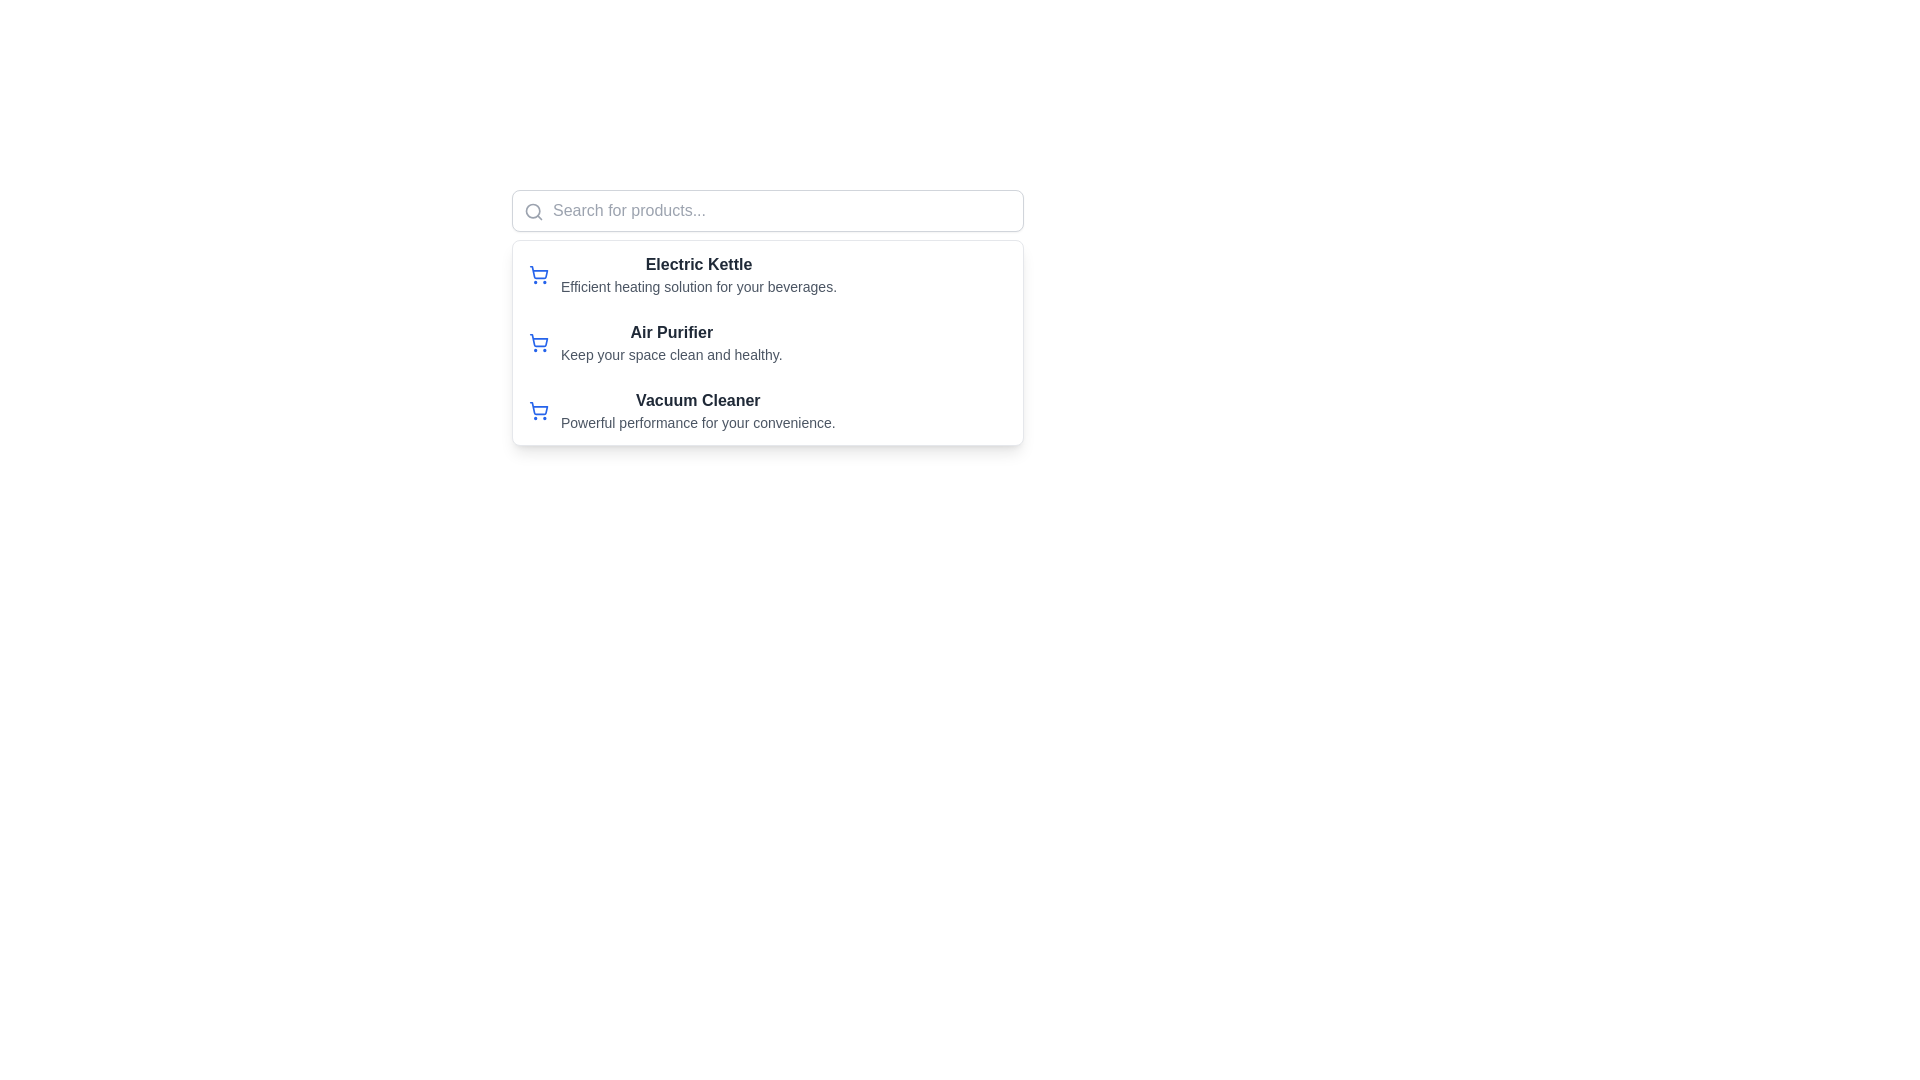  Describe the element at coordinates (767, 410) in the screenshot. I see `the third list item in the dropdown menu that displays product details for 'Vacuum Cleaner'` at that location.